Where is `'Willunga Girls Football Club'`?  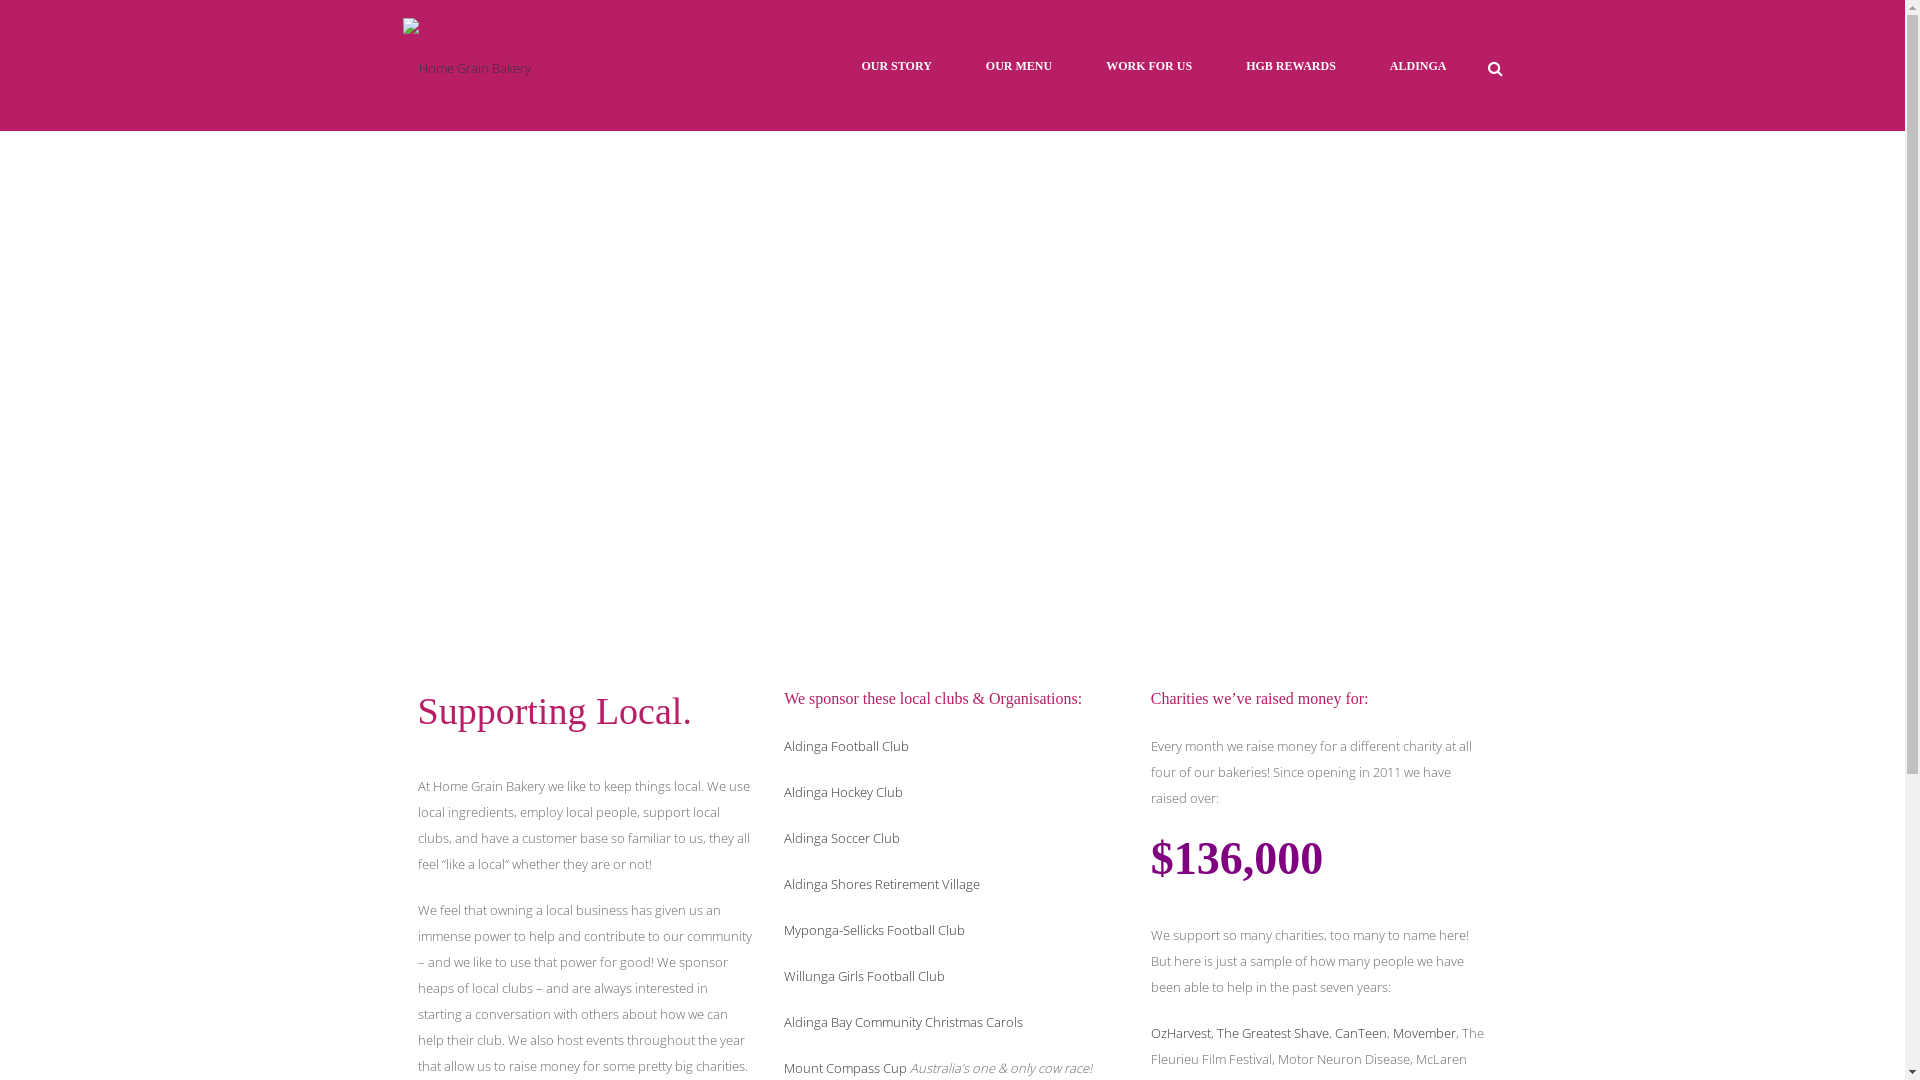 'Willunga Girls Football Club' is located at coordinates (864, 974).